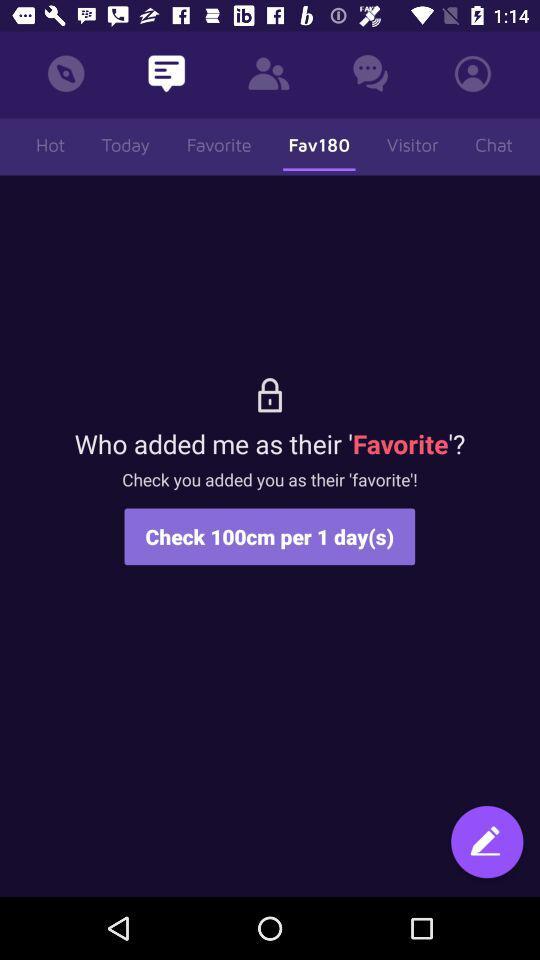  Describe the element at coordinates (486, 843) in the screenshot. I see `a new message` at that location.